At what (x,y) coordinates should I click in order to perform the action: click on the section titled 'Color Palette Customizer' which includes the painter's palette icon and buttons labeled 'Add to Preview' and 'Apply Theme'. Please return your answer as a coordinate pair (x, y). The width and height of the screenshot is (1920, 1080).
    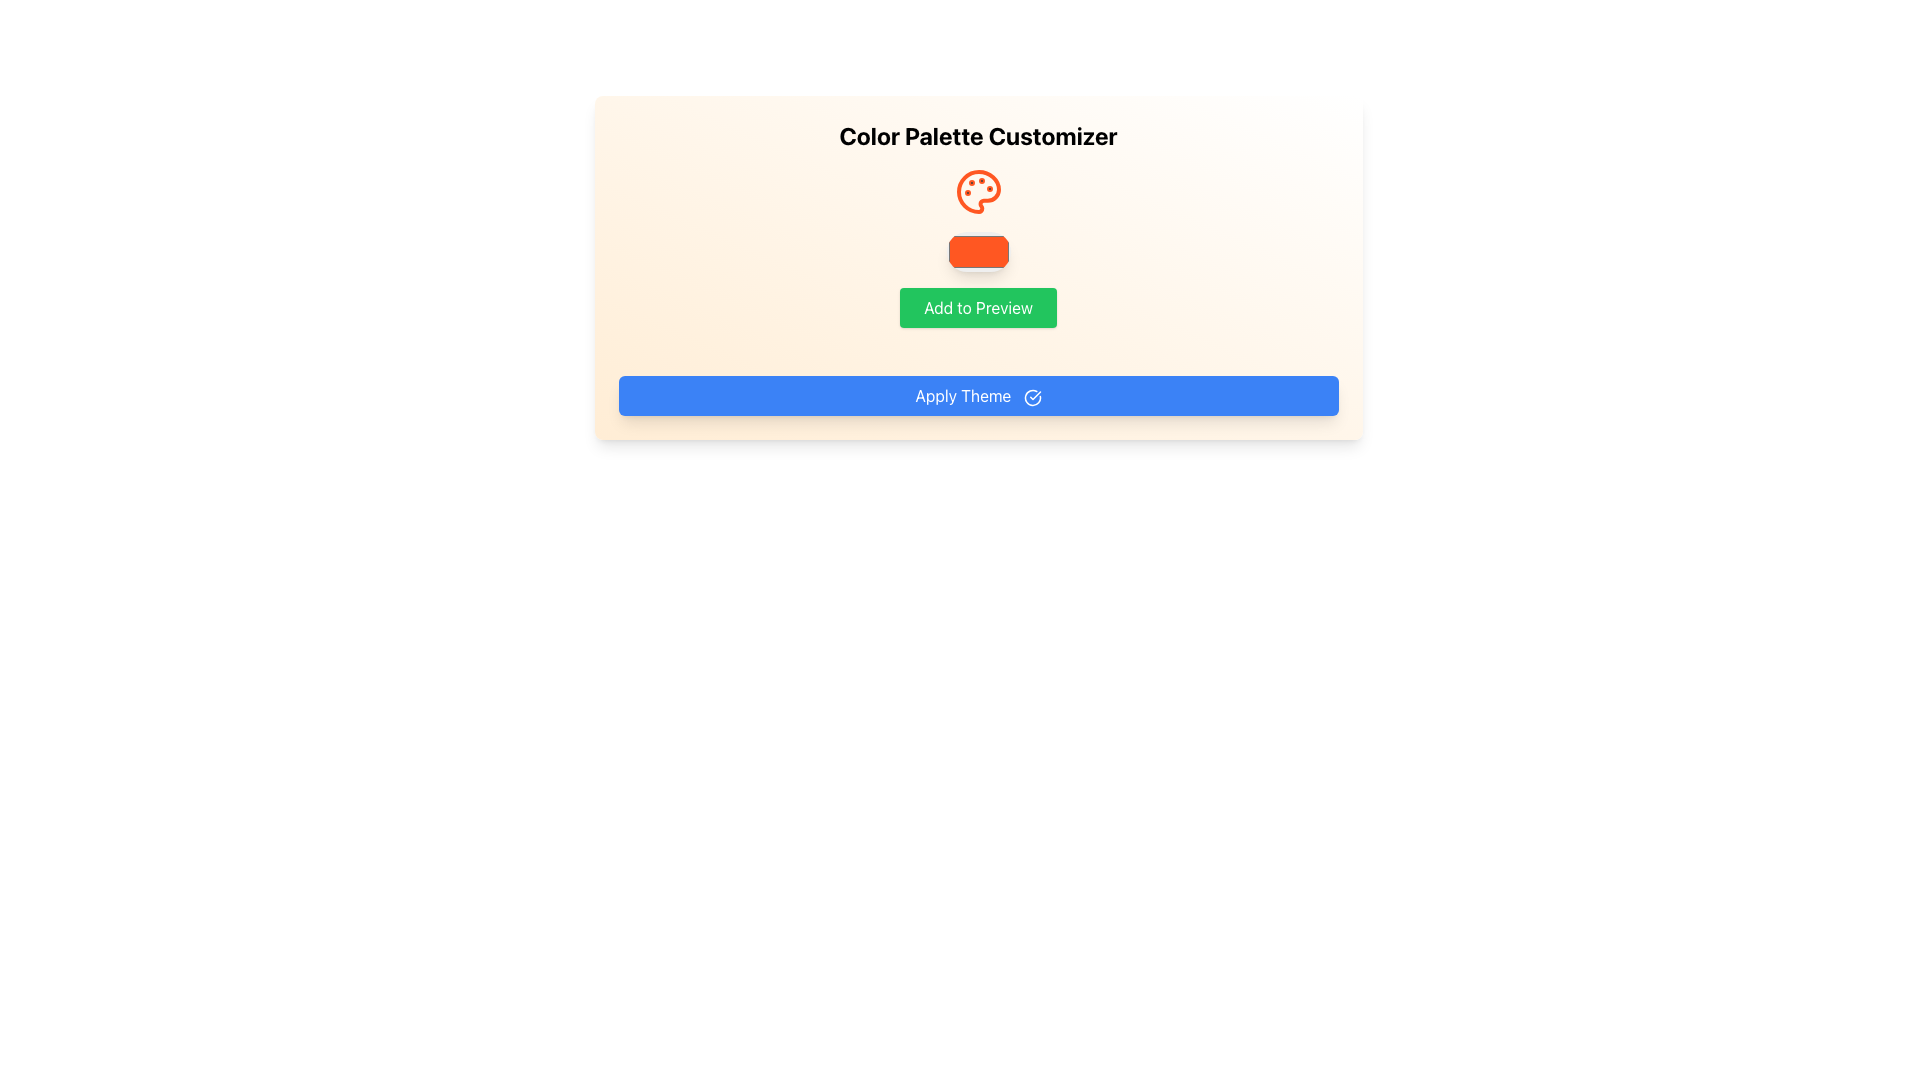
    Looking at the image, I should click on (978, 266).